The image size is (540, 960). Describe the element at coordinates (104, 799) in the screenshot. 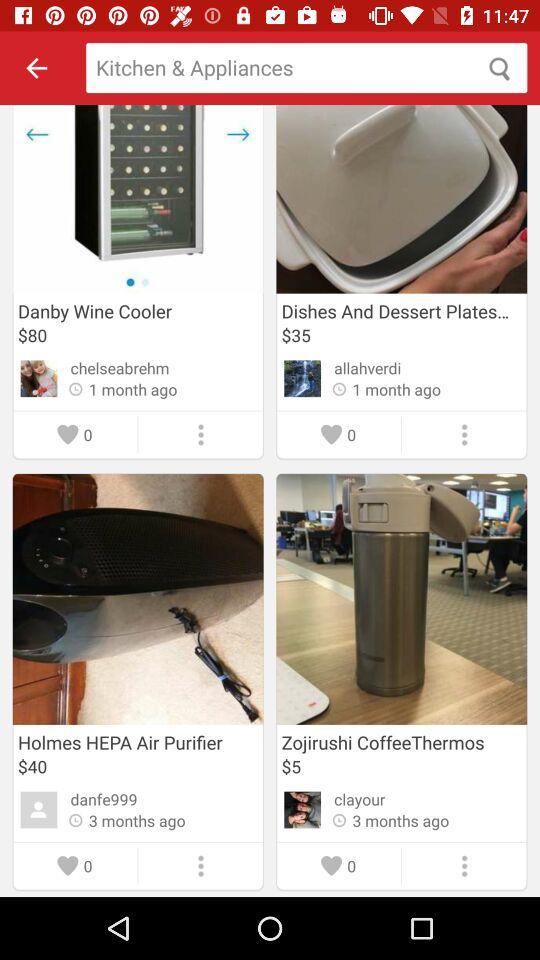

I see `the icon below the $40 item` at that location.